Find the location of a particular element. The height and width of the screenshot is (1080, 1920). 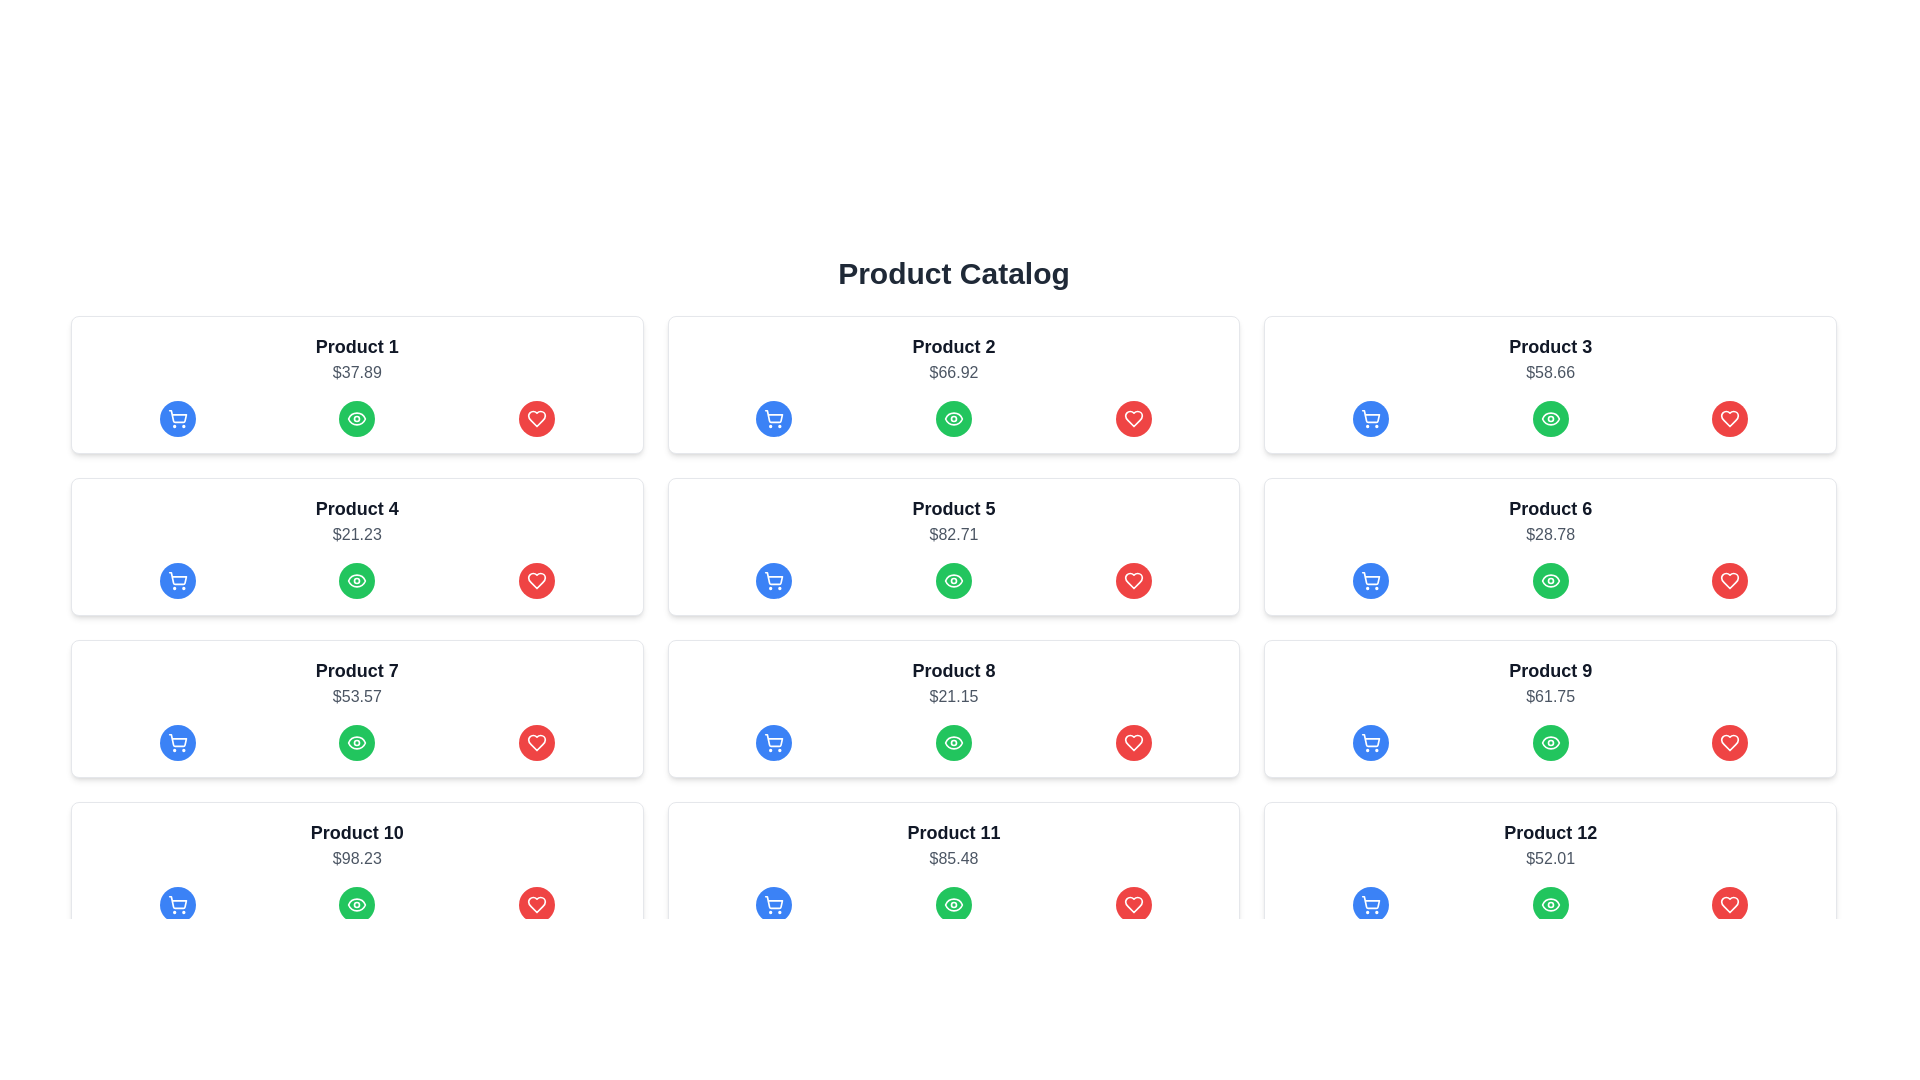

the price text label of 'Product 7', which is located in the middle row of a 3x4 grid layout and appears directly below the title 'Product 7' is located at coordinates (357, 696).